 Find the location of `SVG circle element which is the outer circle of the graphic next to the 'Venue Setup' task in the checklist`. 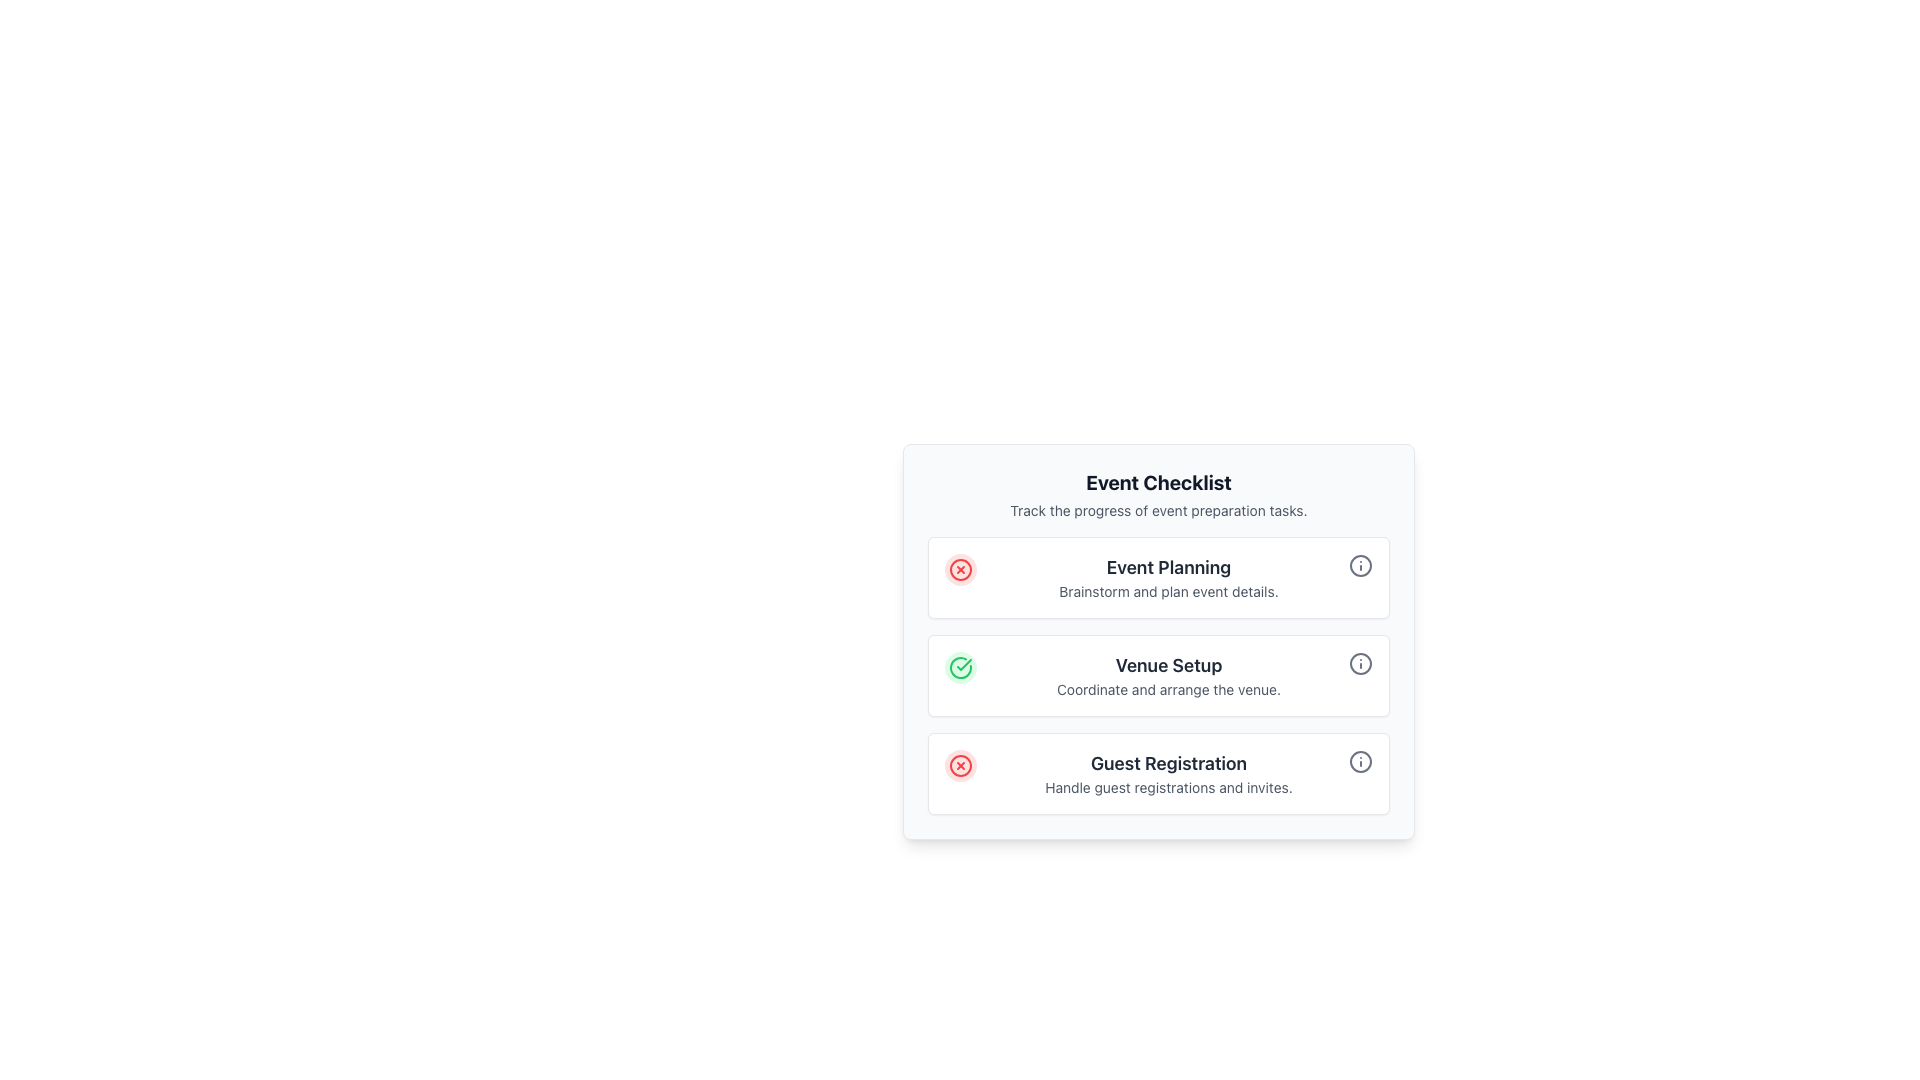

SVG circle element which is the outer circle of the graphic next to the 'Venue Setup' task in the checklist is located at coordinates (1360, 663).